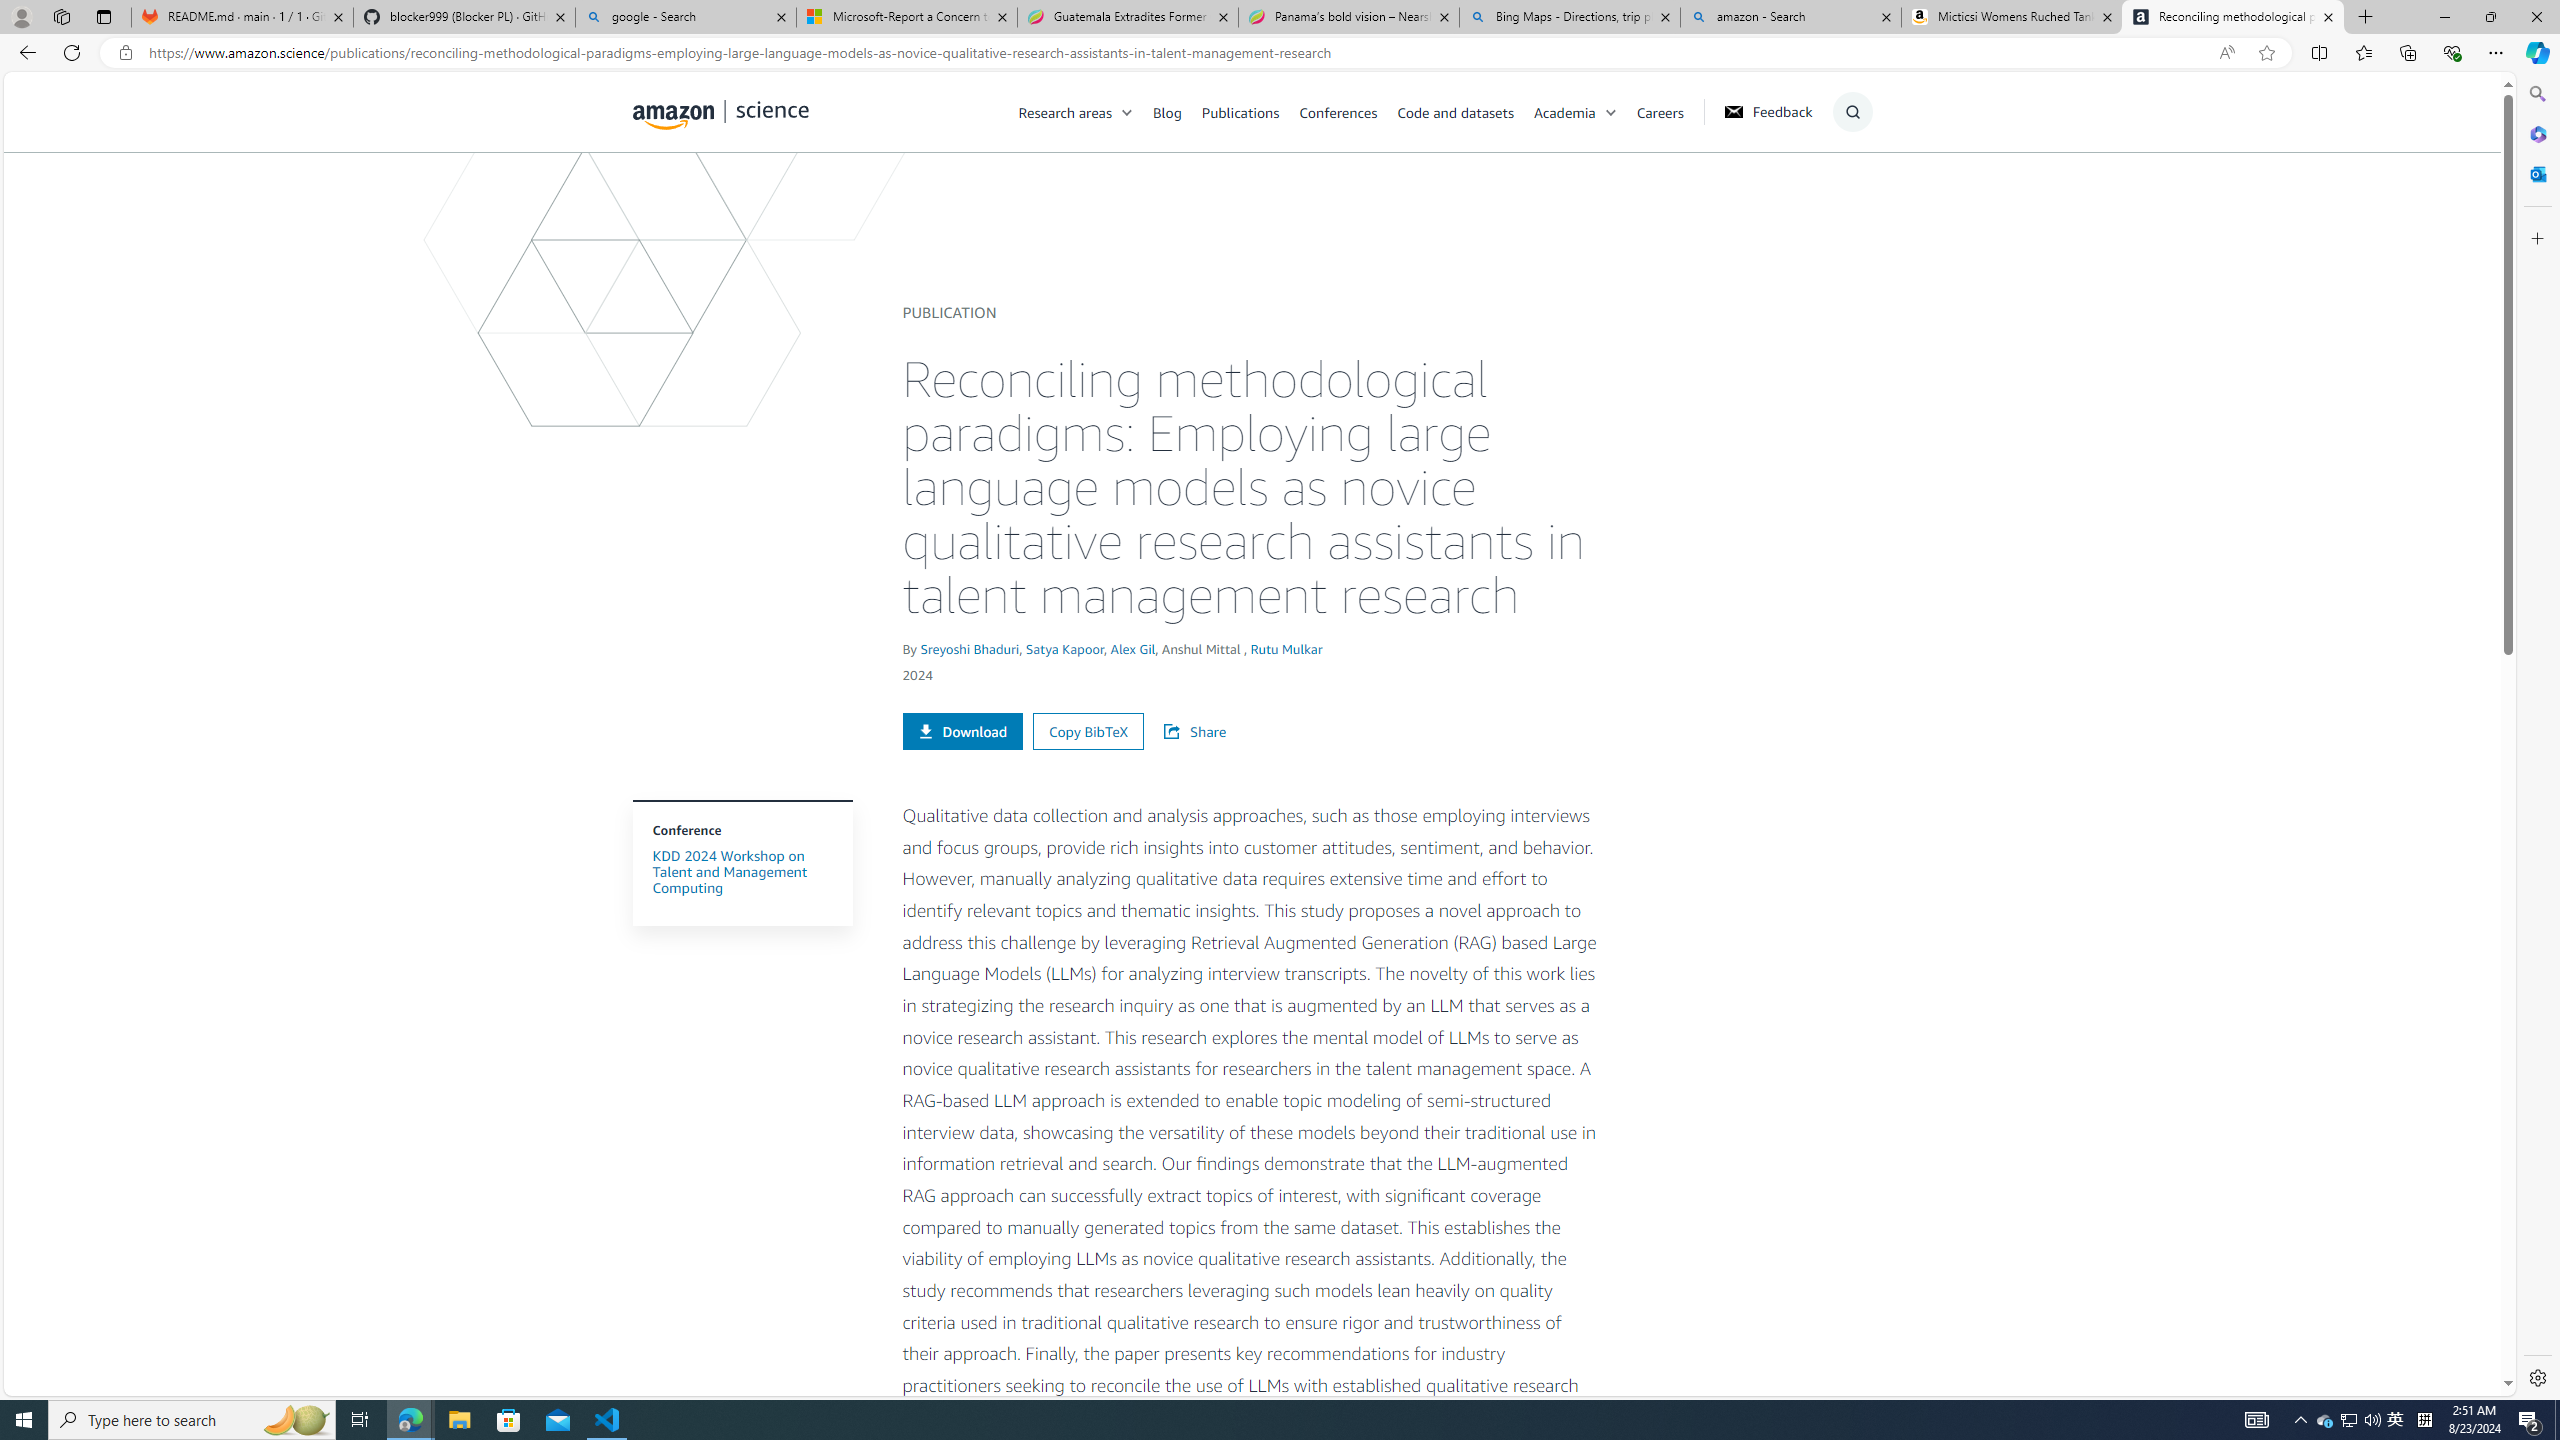 The width and height of the screenshot is (2560, 1440). I want to click on 'Blog', so click(1177, 111).